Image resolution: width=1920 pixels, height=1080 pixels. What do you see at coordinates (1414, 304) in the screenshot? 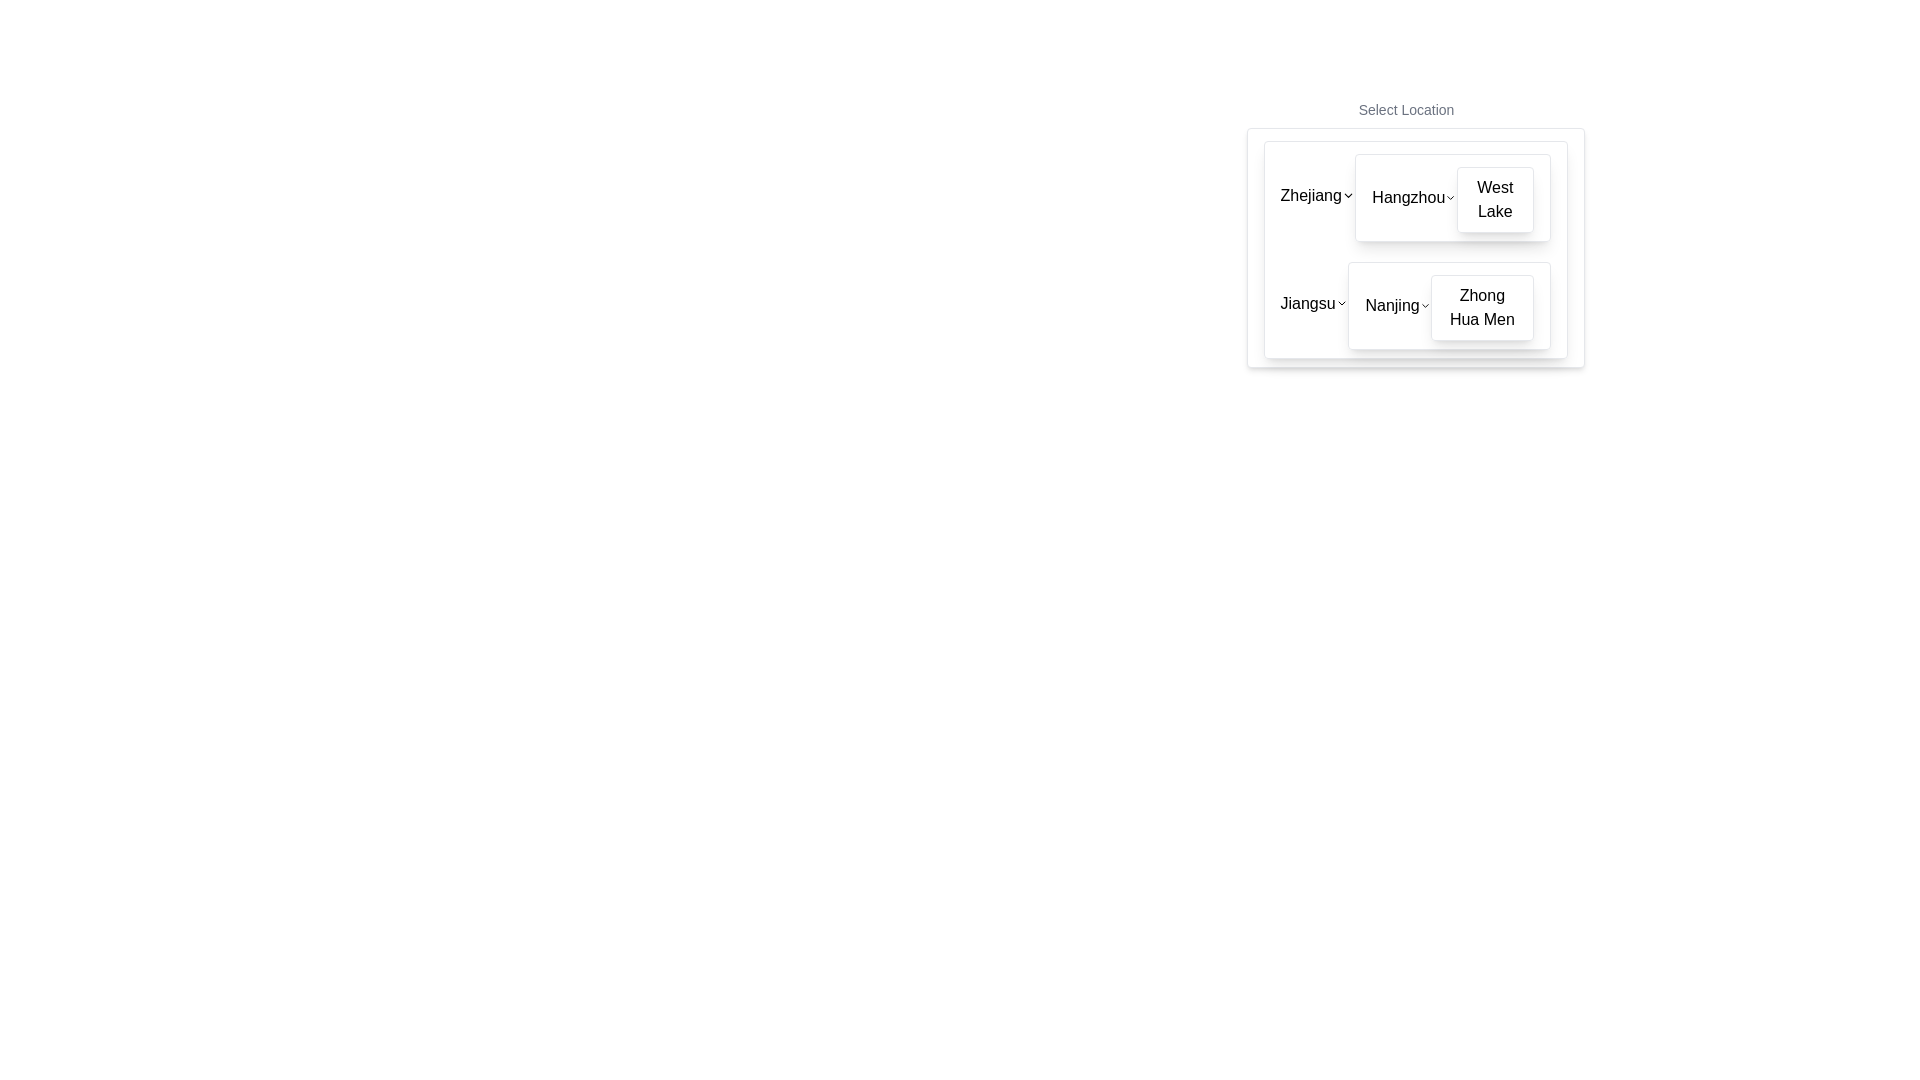
I see `the 'Nanjing' selection option within the dropdown menu for 'Jiangsu'` at bounding box center [1414, 304].